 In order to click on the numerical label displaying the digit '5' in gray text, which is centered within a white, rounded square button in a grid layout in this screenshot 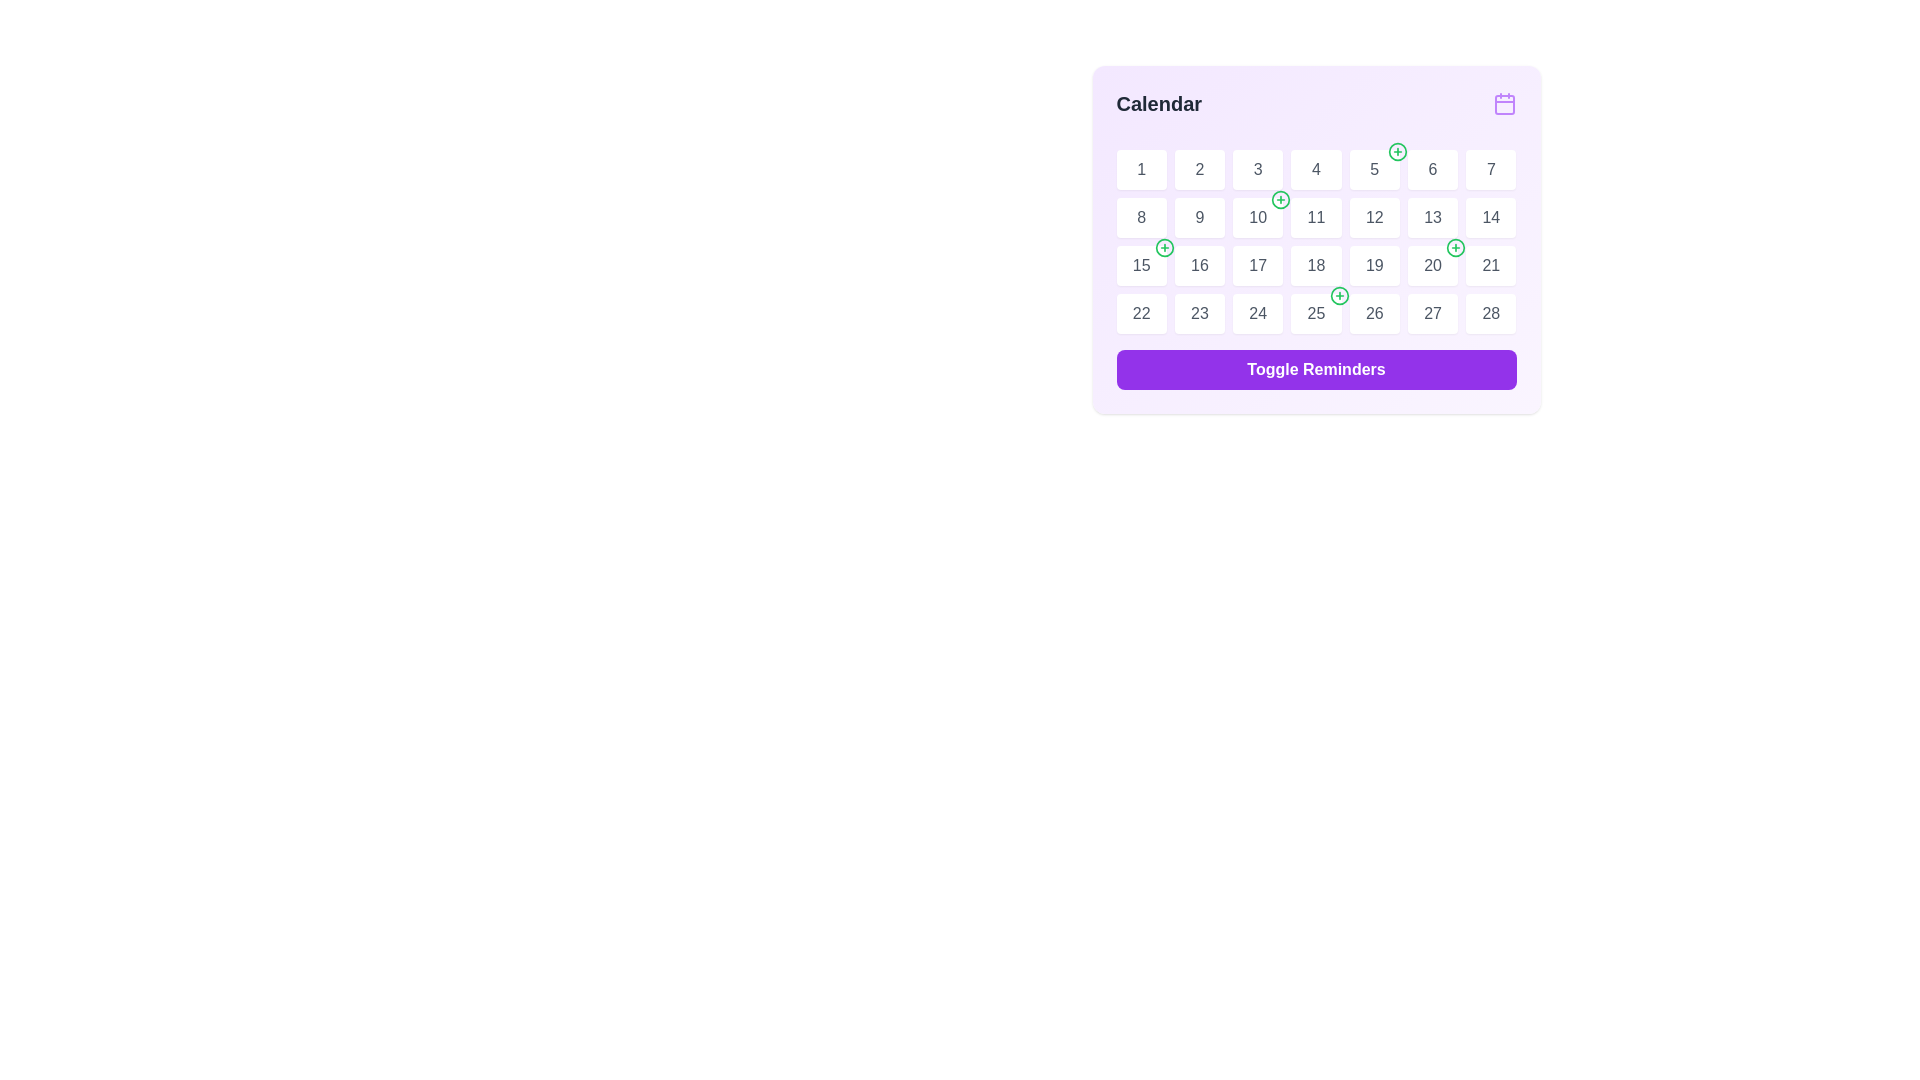, I will do `click(1373, 168)`.